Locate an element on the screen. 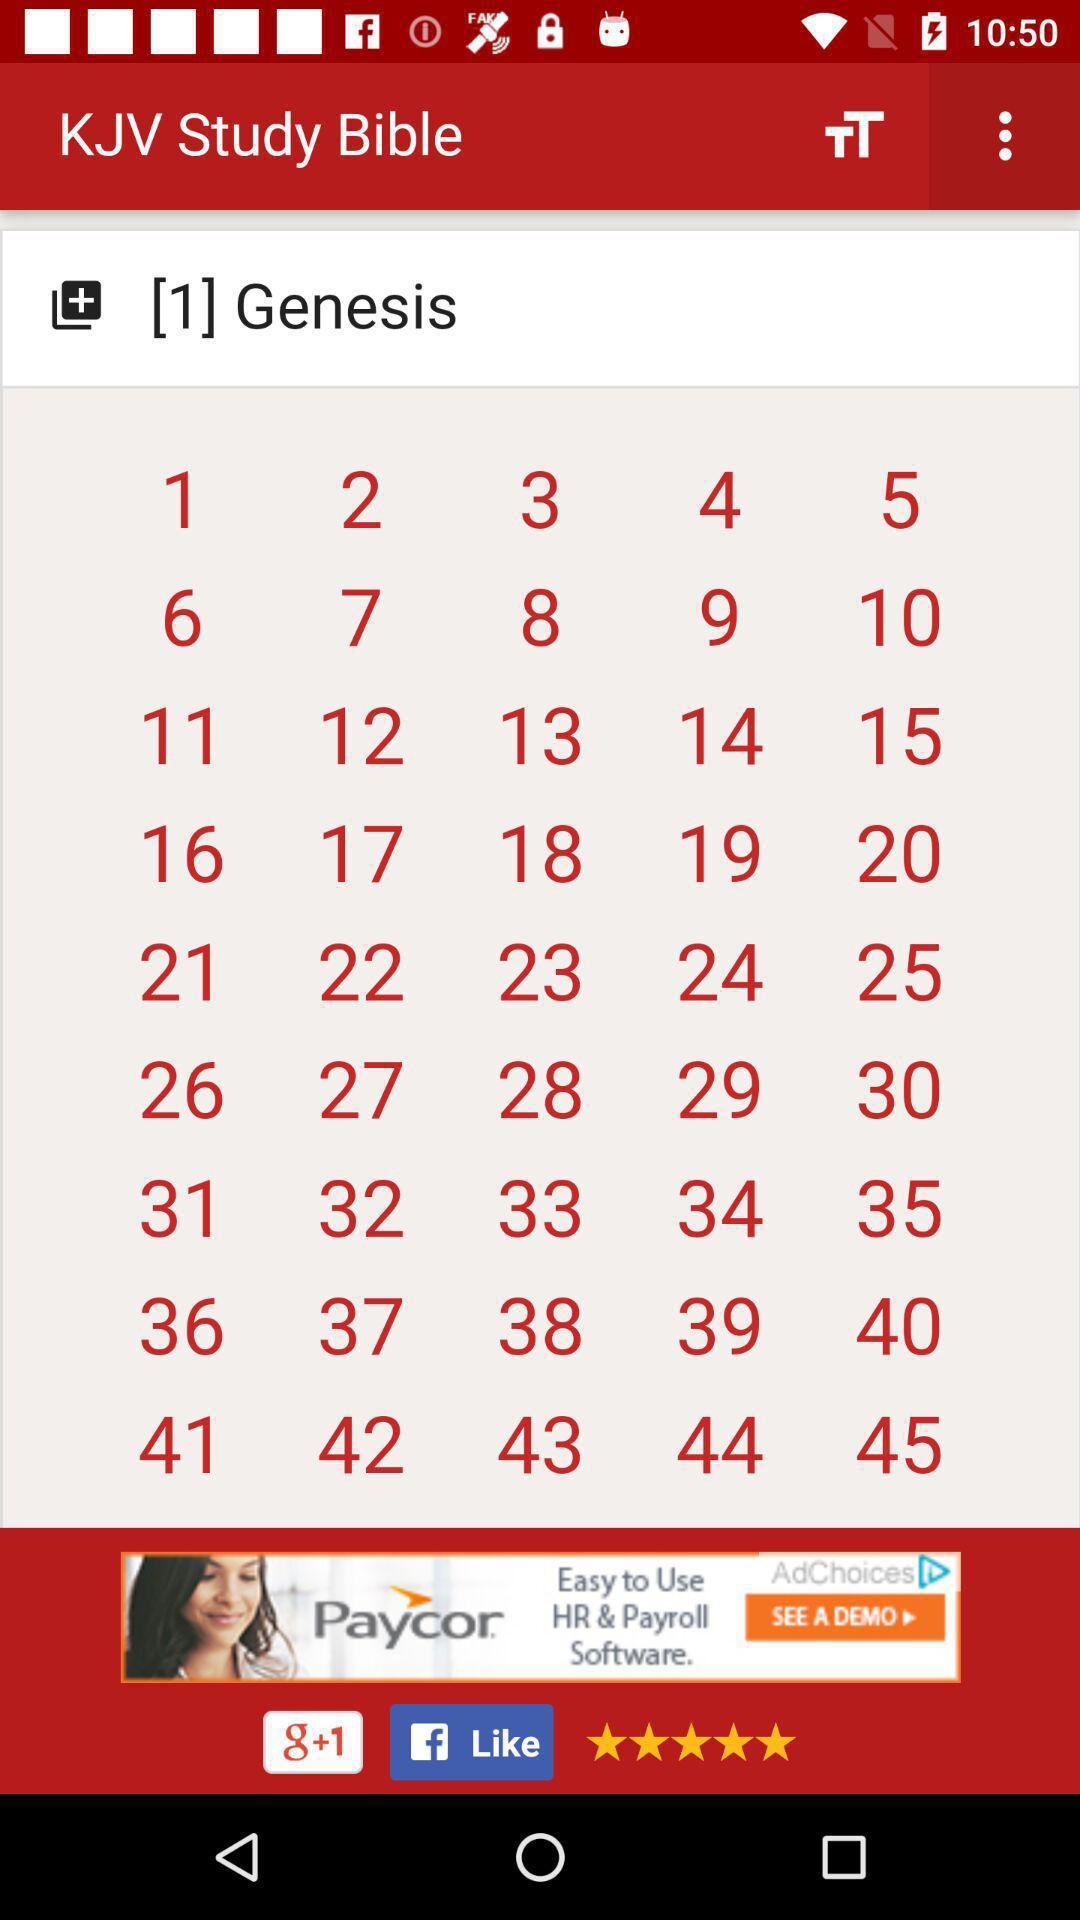 The height and width of the screenshot is (1920, 1080). main page is located at coordinates (540, 803).